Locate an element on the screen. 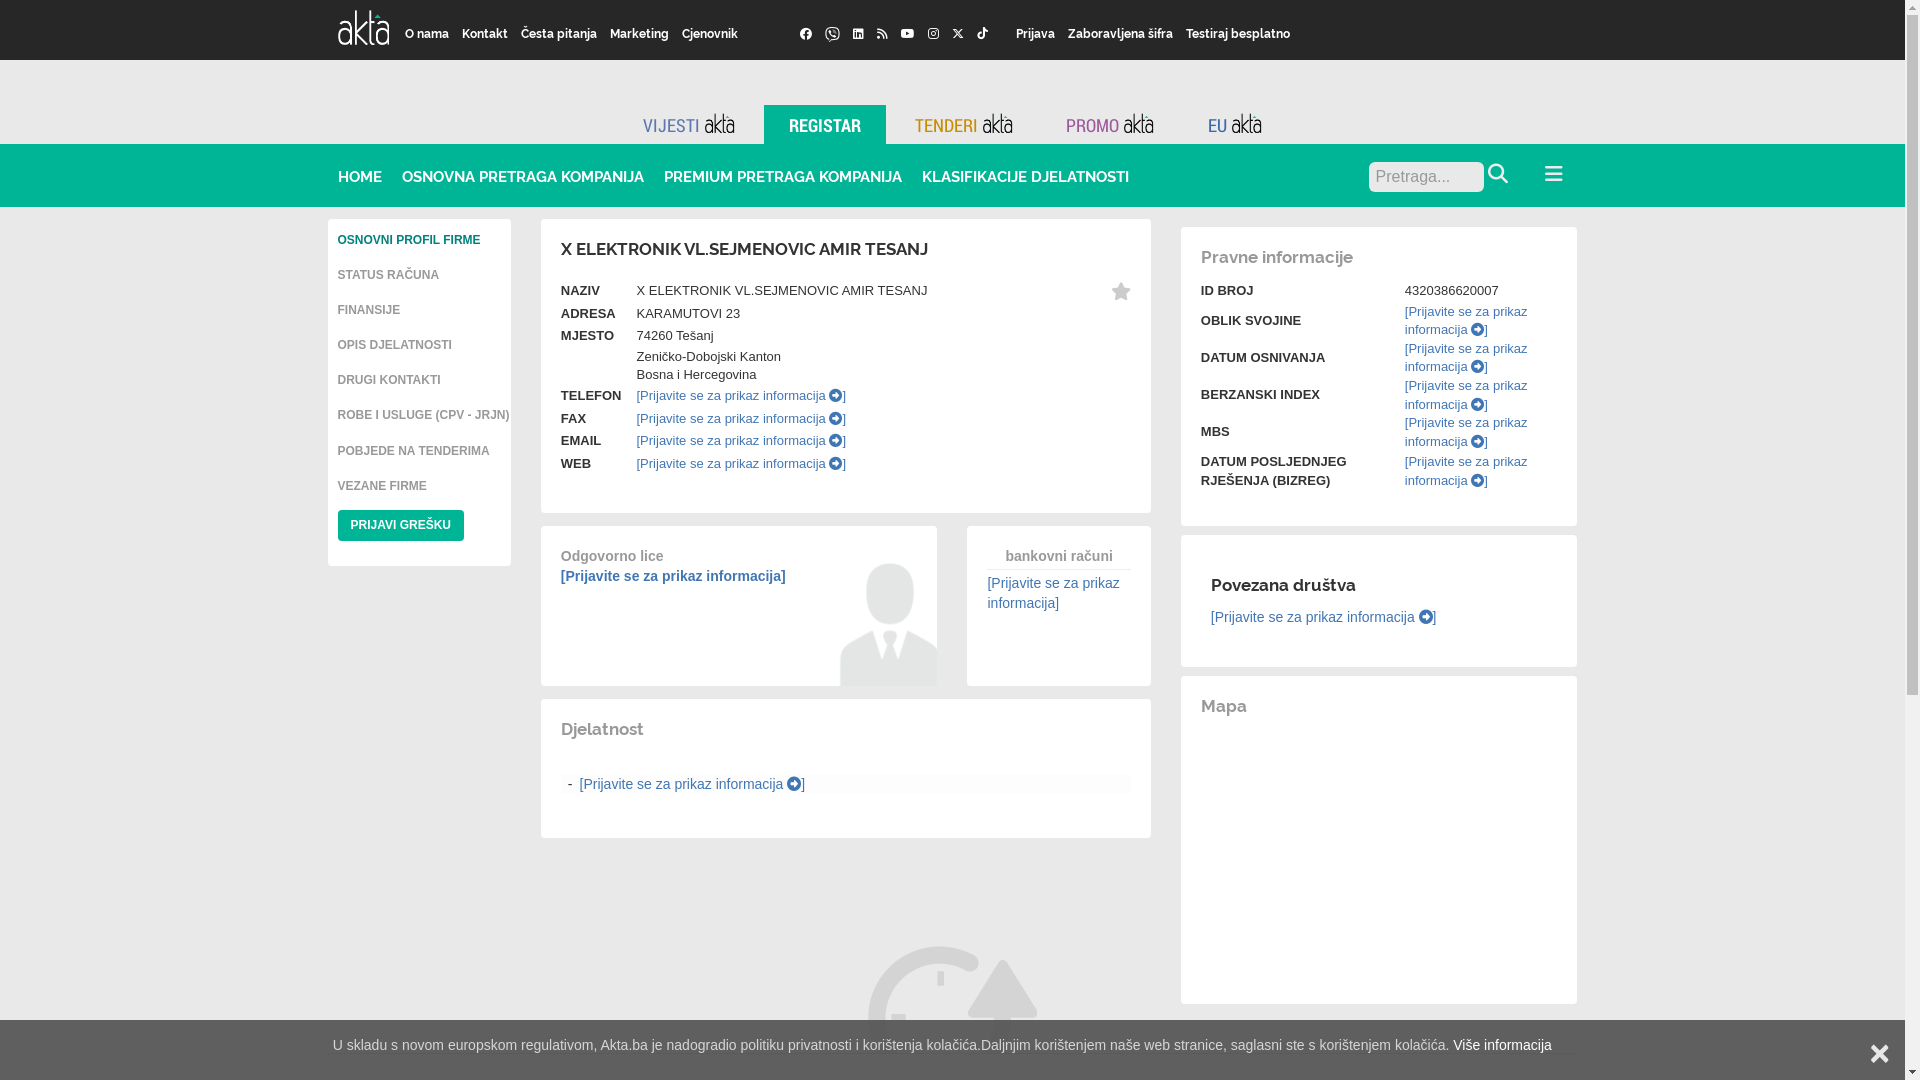 The image size is (1920, 1080). 'VEZANE FIRME' is located at coordinates (382, 486).